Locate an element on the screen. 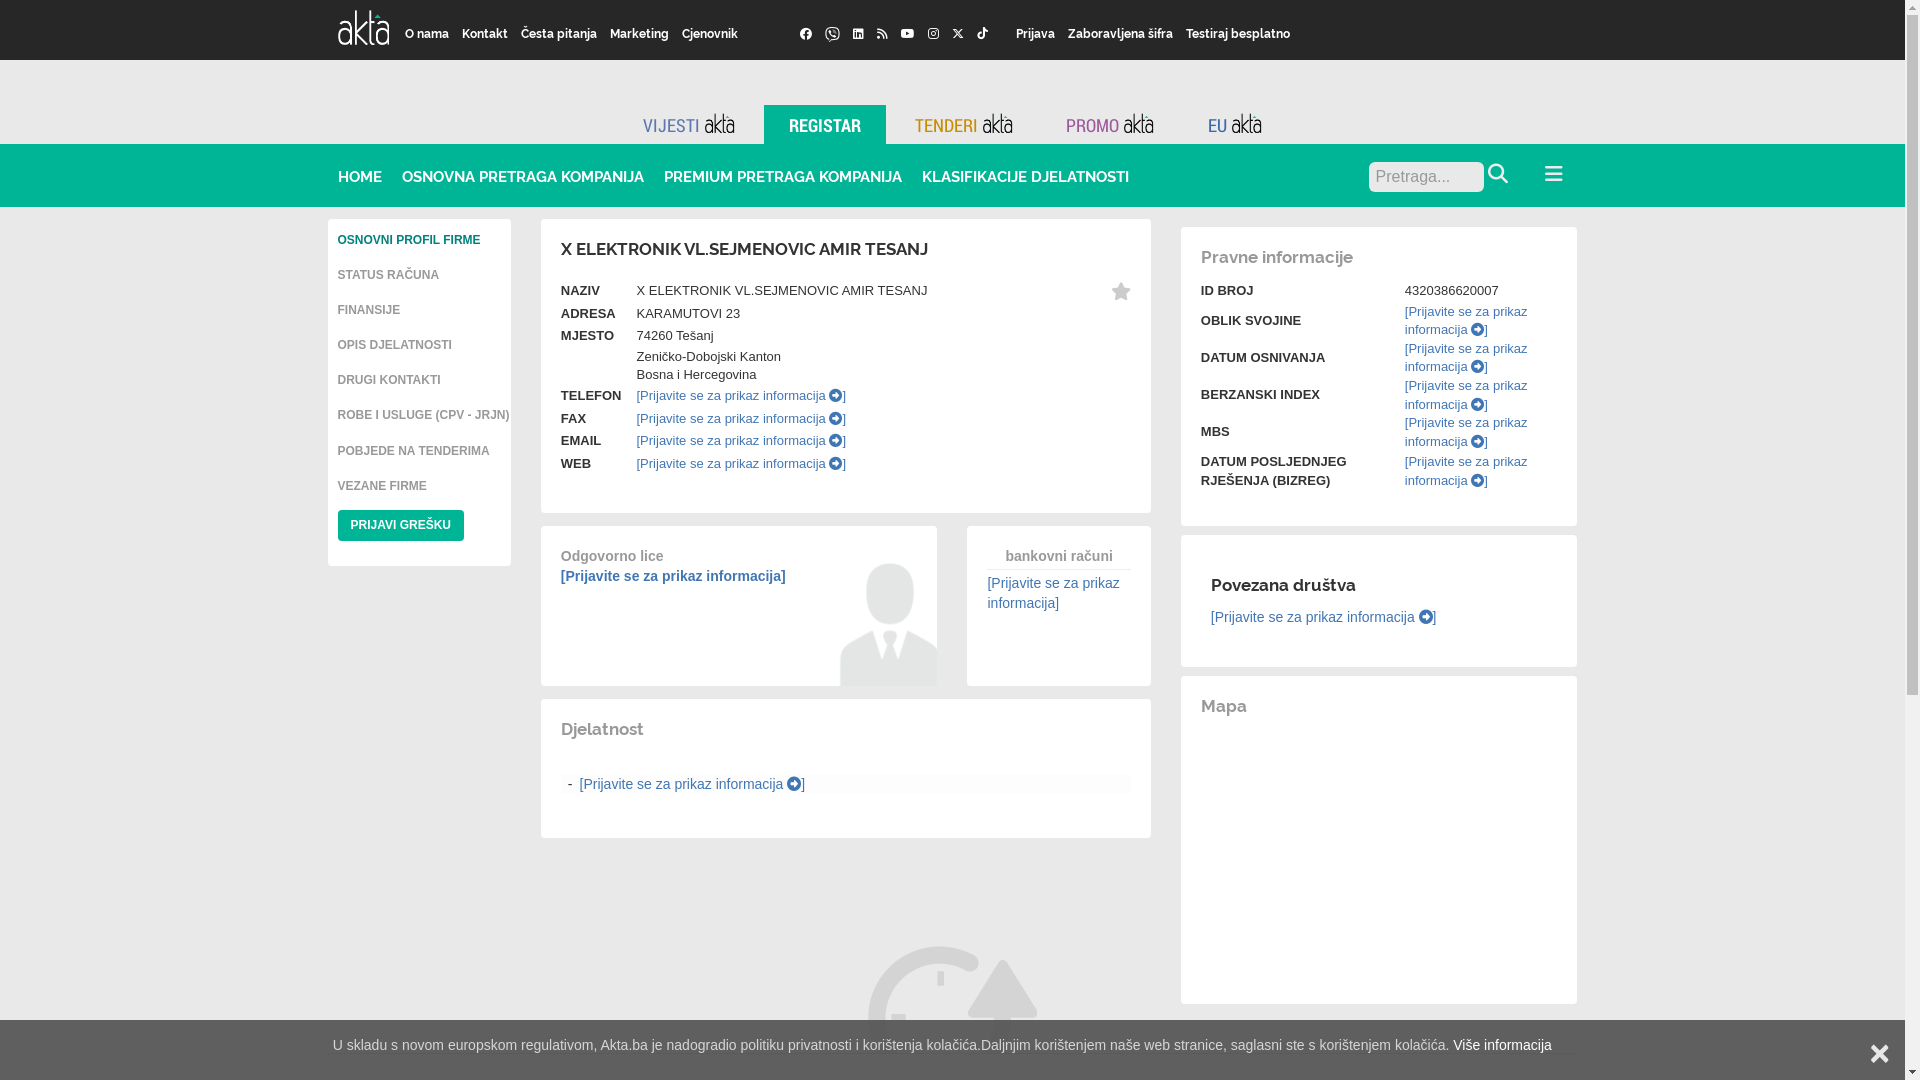 The image size is (1920, 1080). 'VEZANE FIRME' is located at coordinates (382, 486).